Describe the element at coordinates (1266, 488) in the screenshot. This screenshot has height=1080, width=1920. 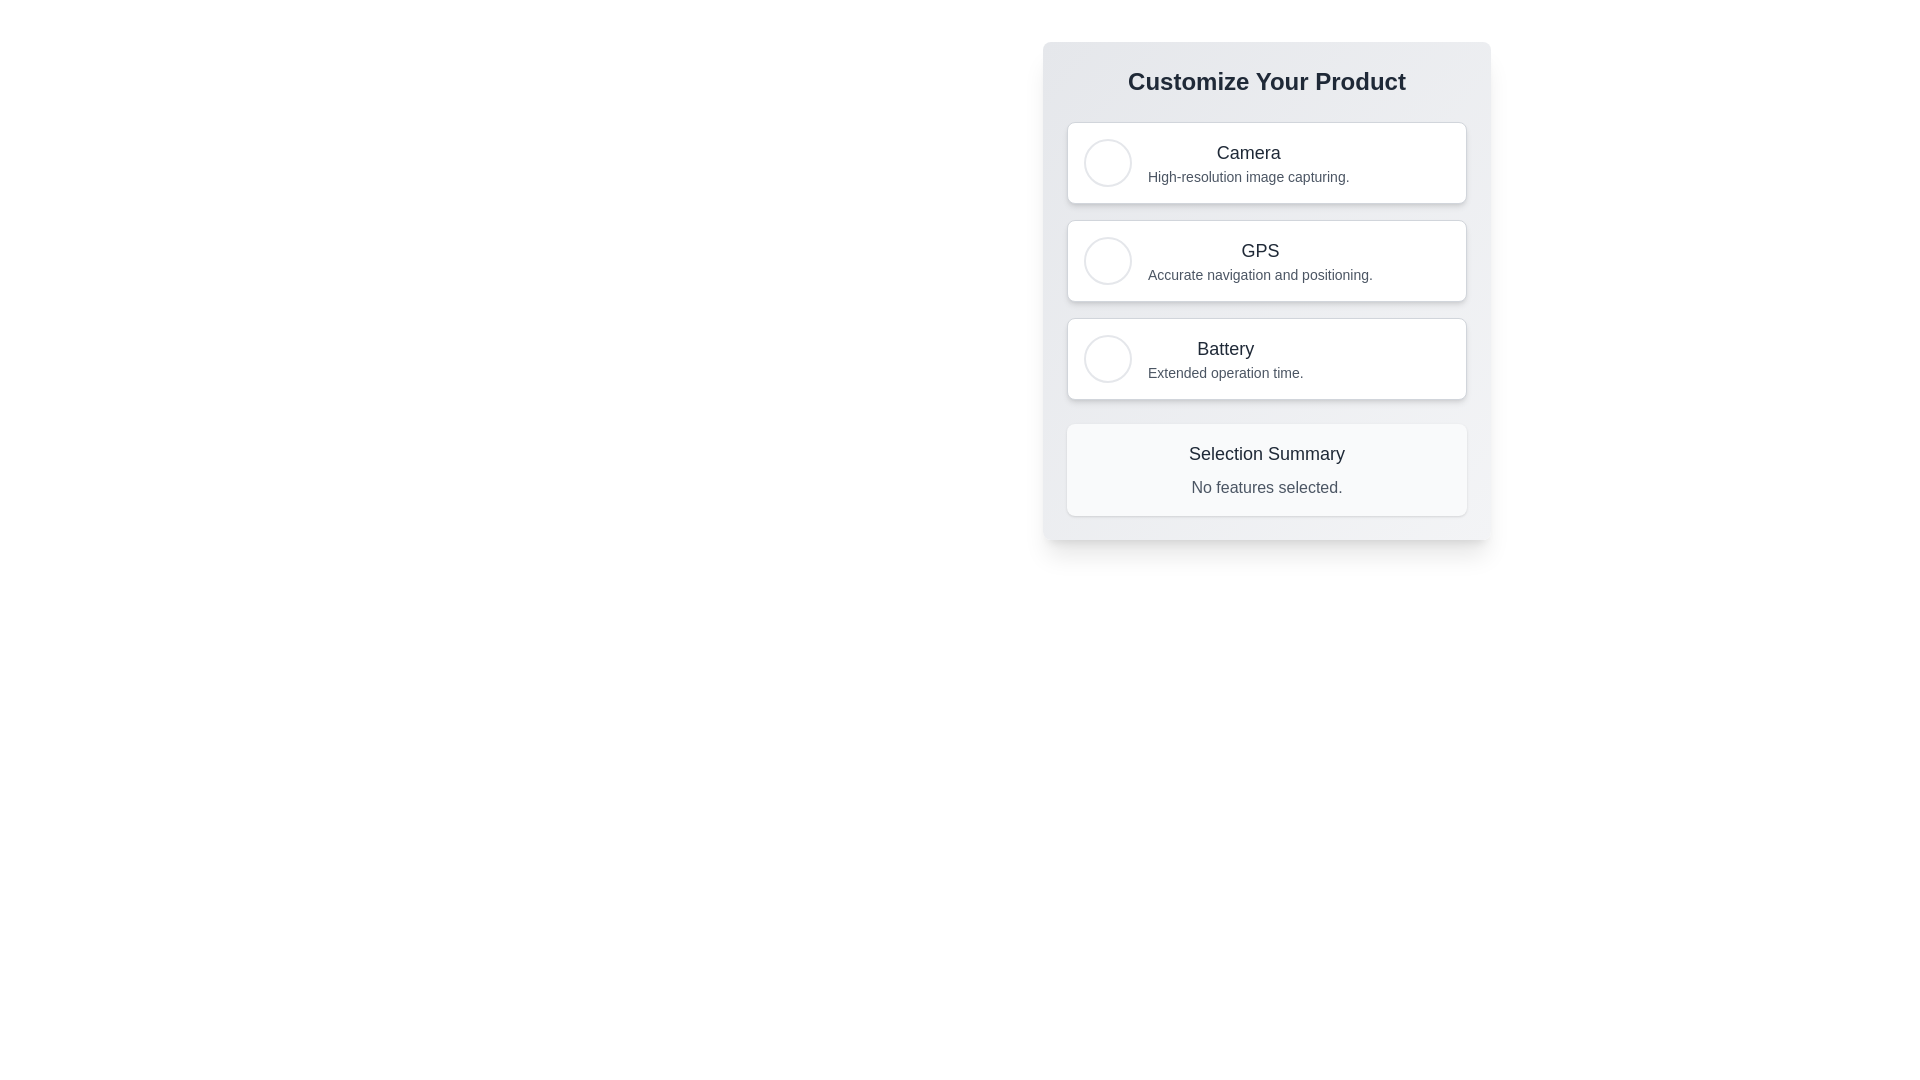
I see `the static text label that informs users that no features have been selected, located within the 'Selection Summary' section, below the title text` at that location.